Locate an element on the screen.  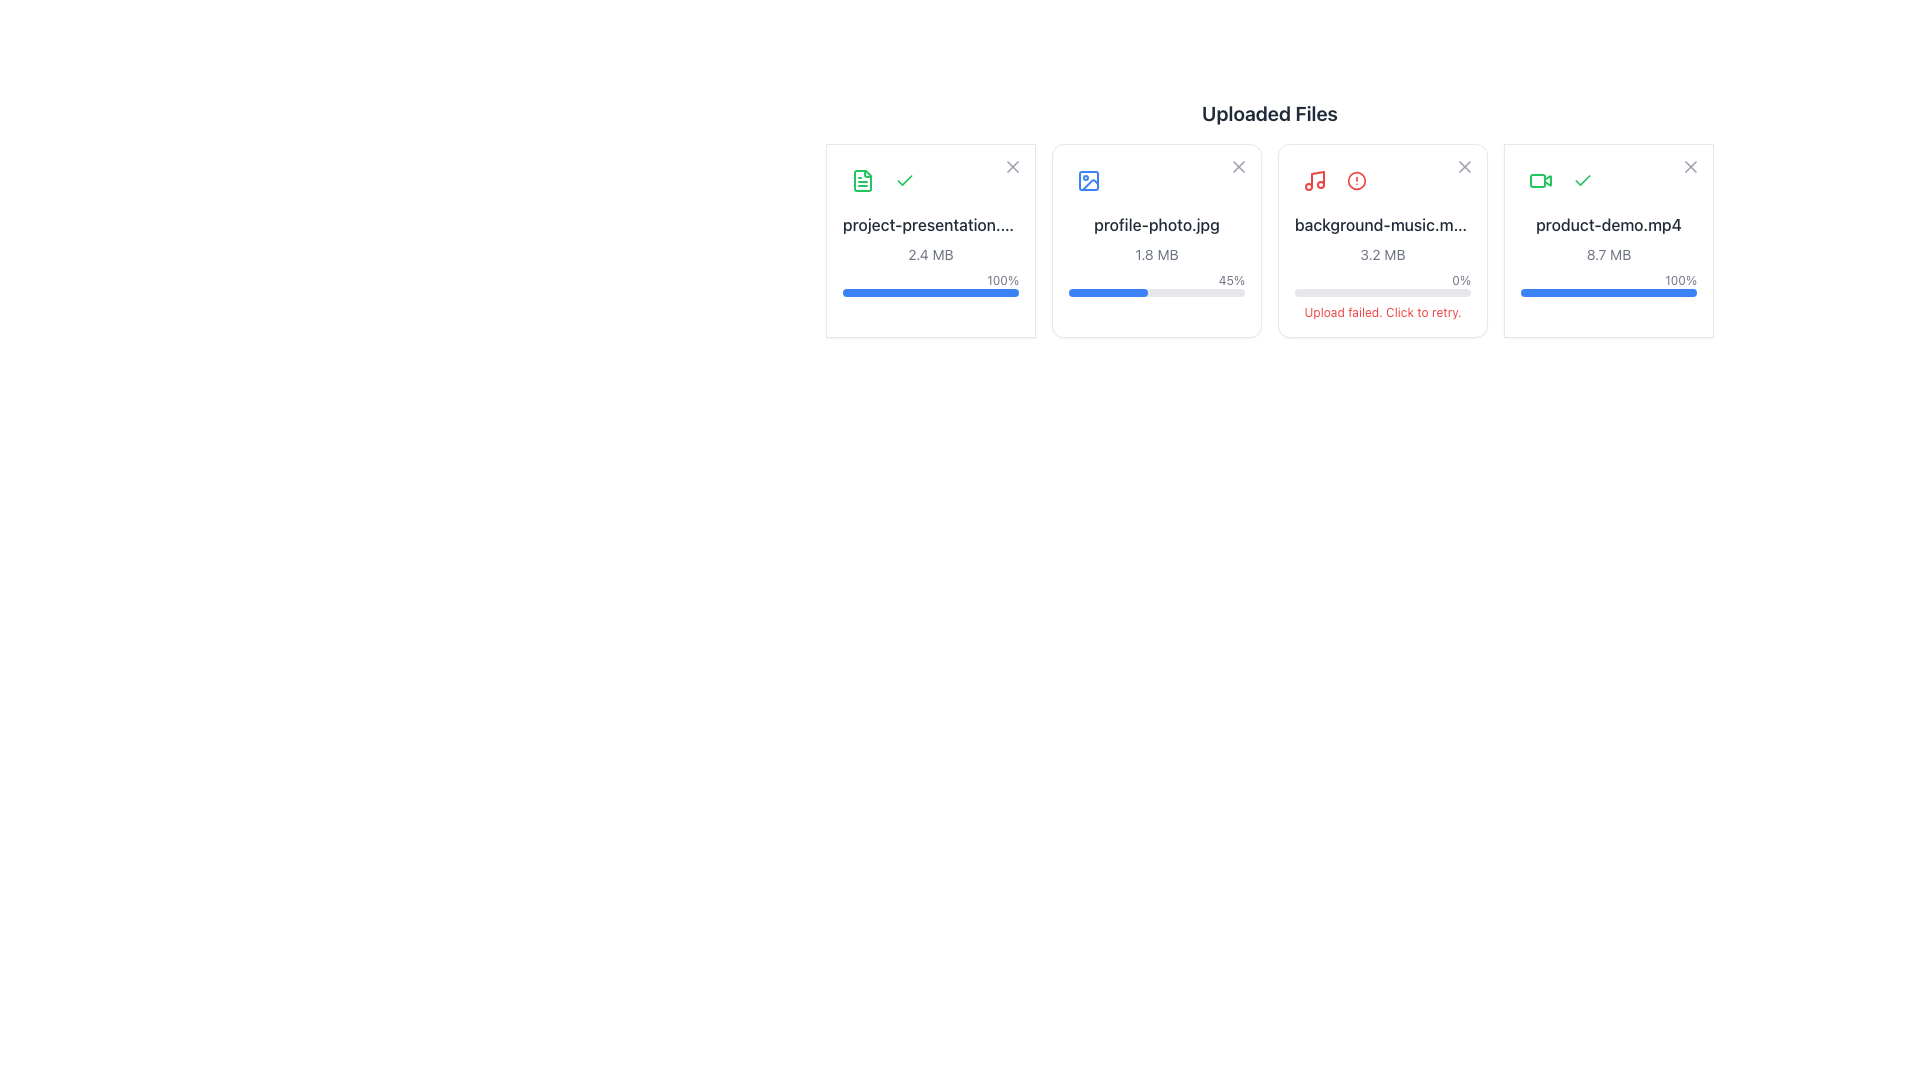
the close or delete button located at the top-right corner of the card for 'profile-photo.jpg' in the 'Uploaded Files' section is located at coordinates (1237, 168).